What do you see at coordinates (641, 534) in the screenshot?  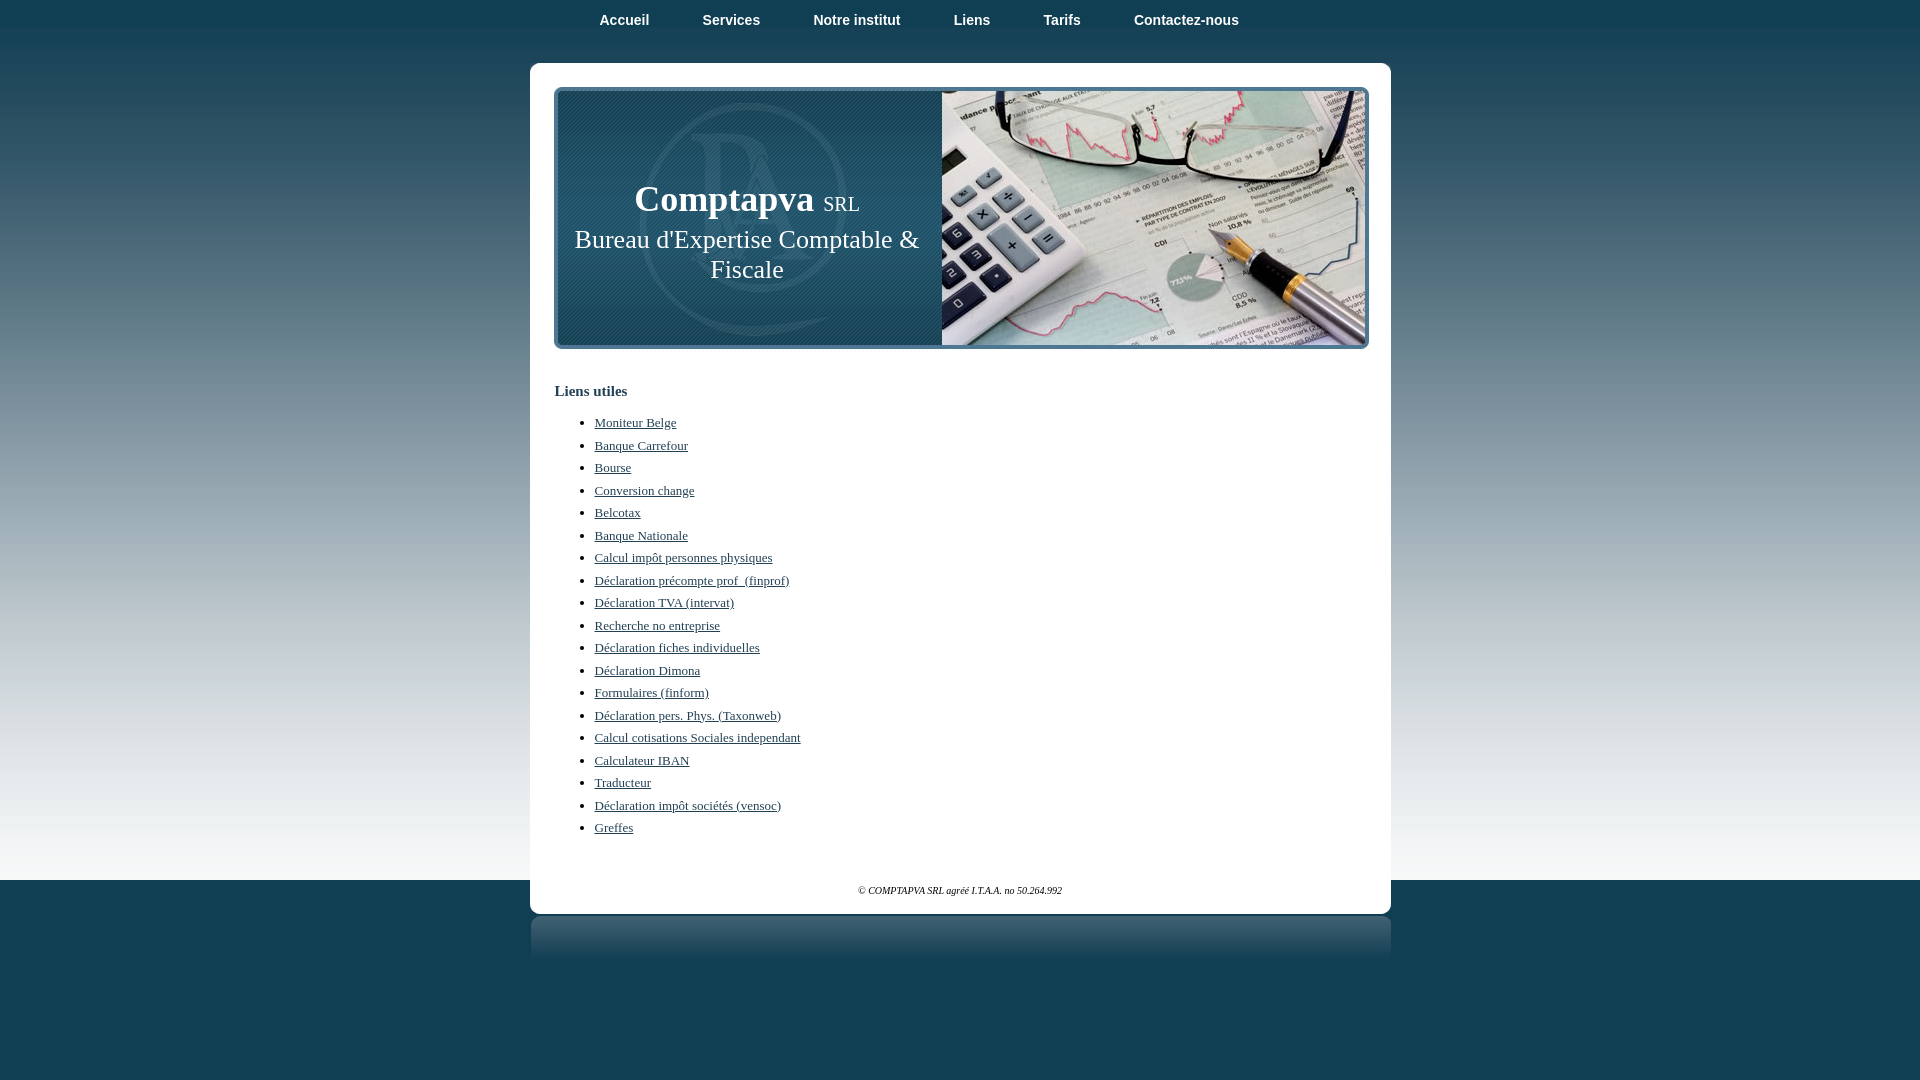 I see `'Banque Nationale'` at bounding box center [641, 534].